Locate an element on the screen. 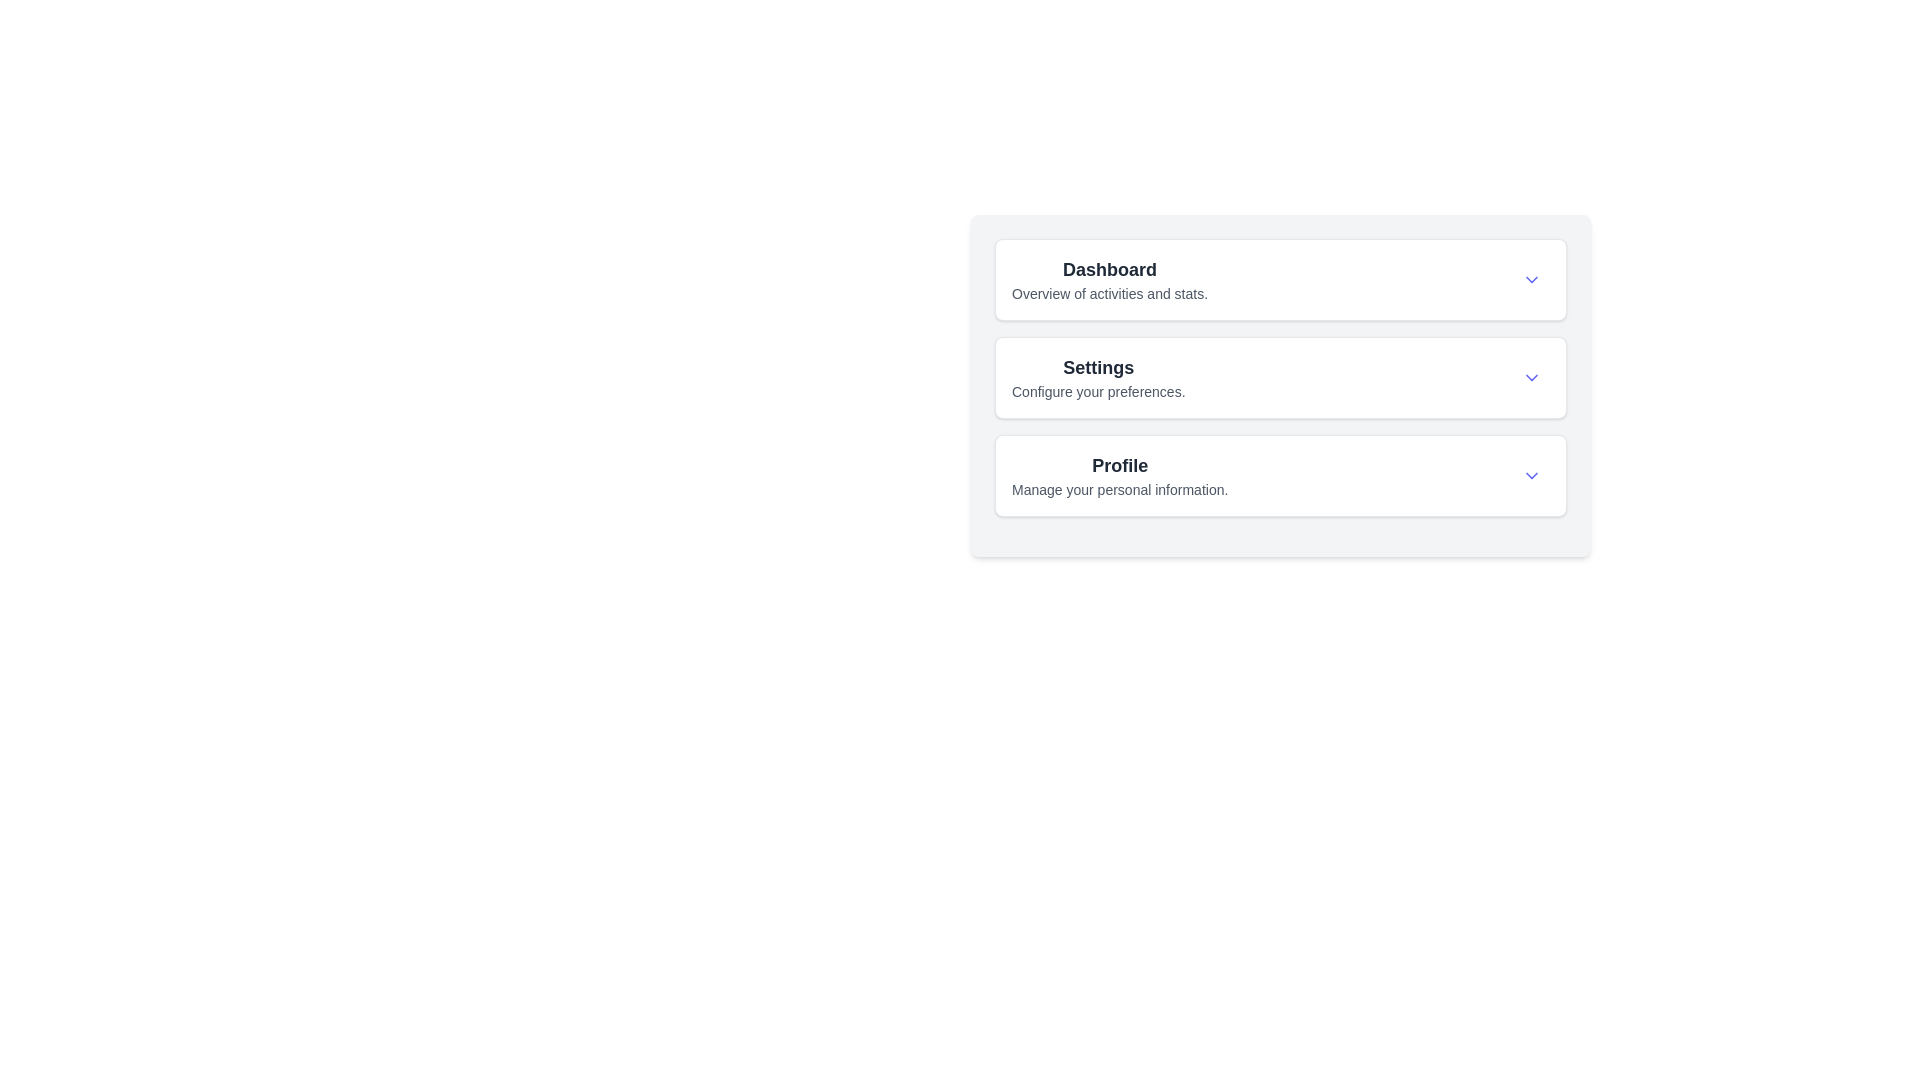 The width and height of the screenshot is (1920, 1080). the text label that serves as the title for the 'Settings' section, which summarizes related content or functionality is located at coordinates (1097, 367).